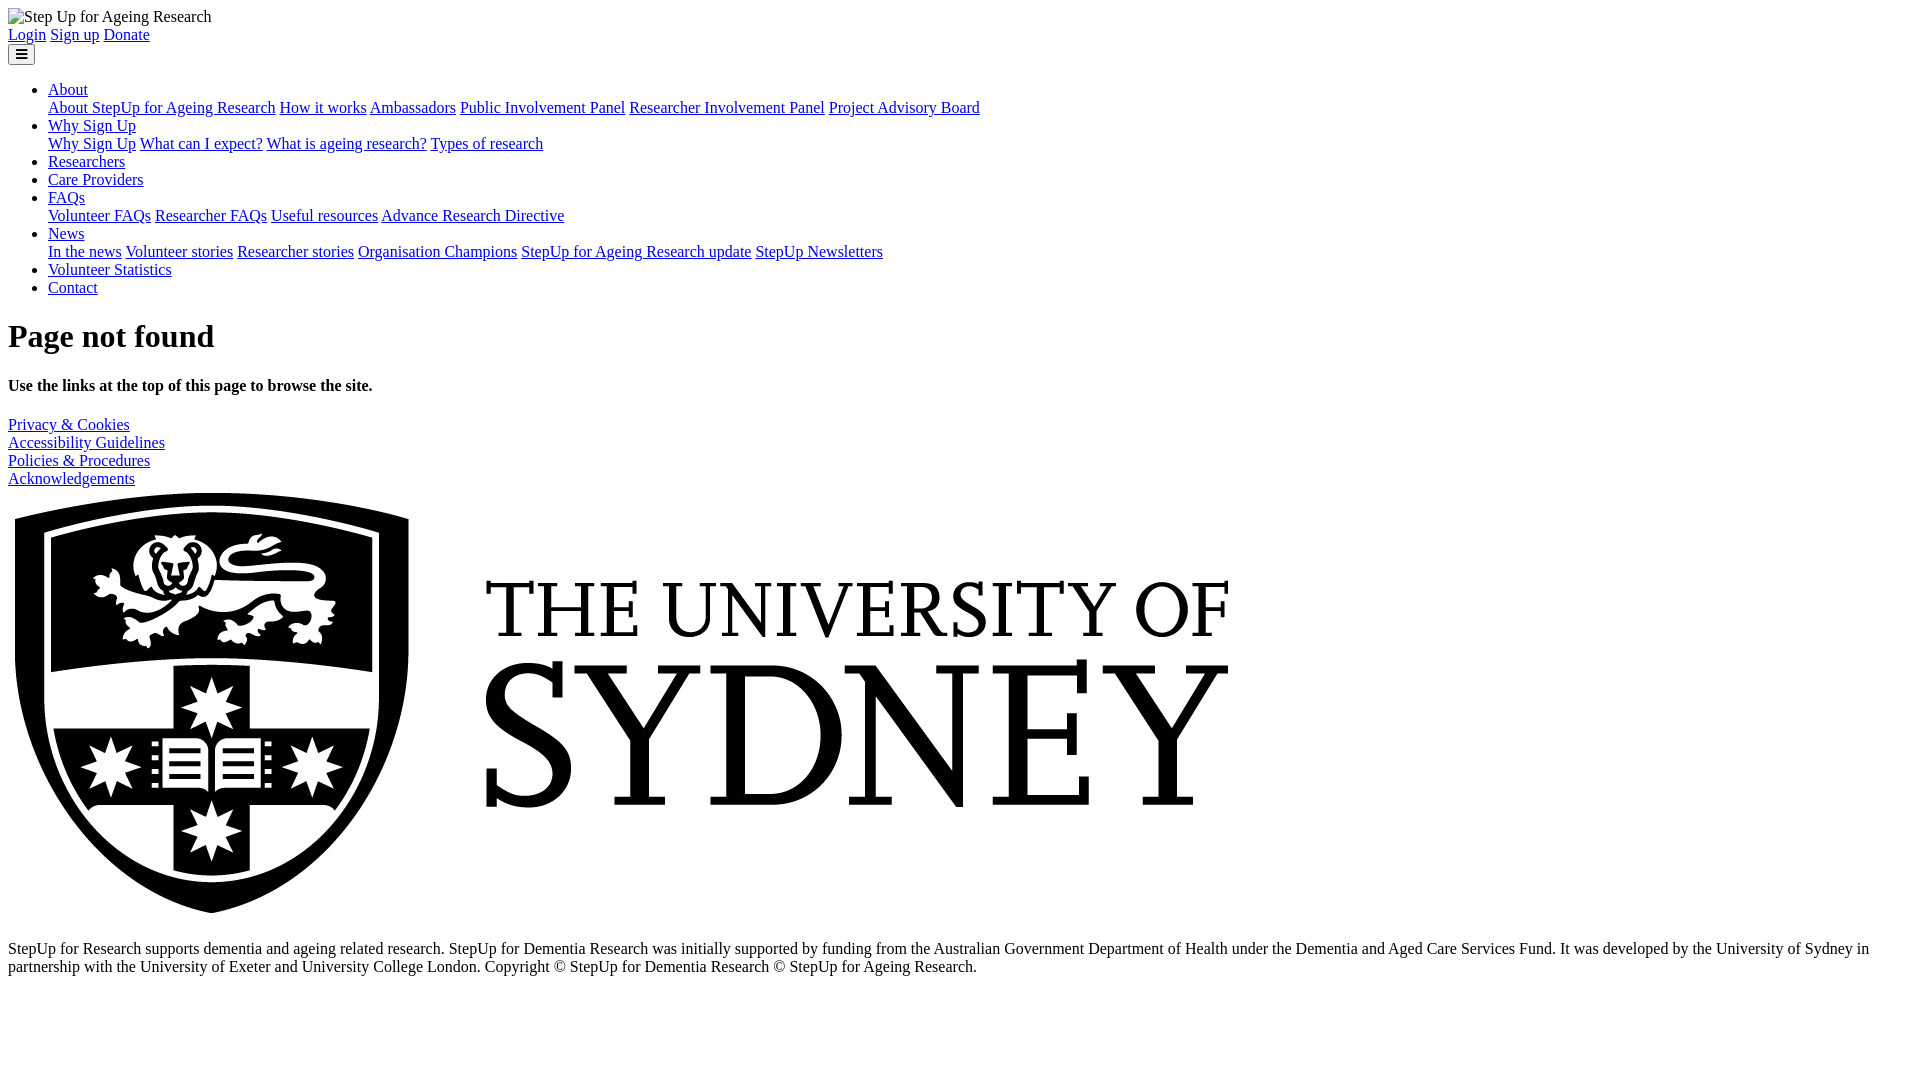  What do you see at coordinates (411, 107) in the screenshot?
I see `'Ambassadors'` at bounding box center [411, 107].